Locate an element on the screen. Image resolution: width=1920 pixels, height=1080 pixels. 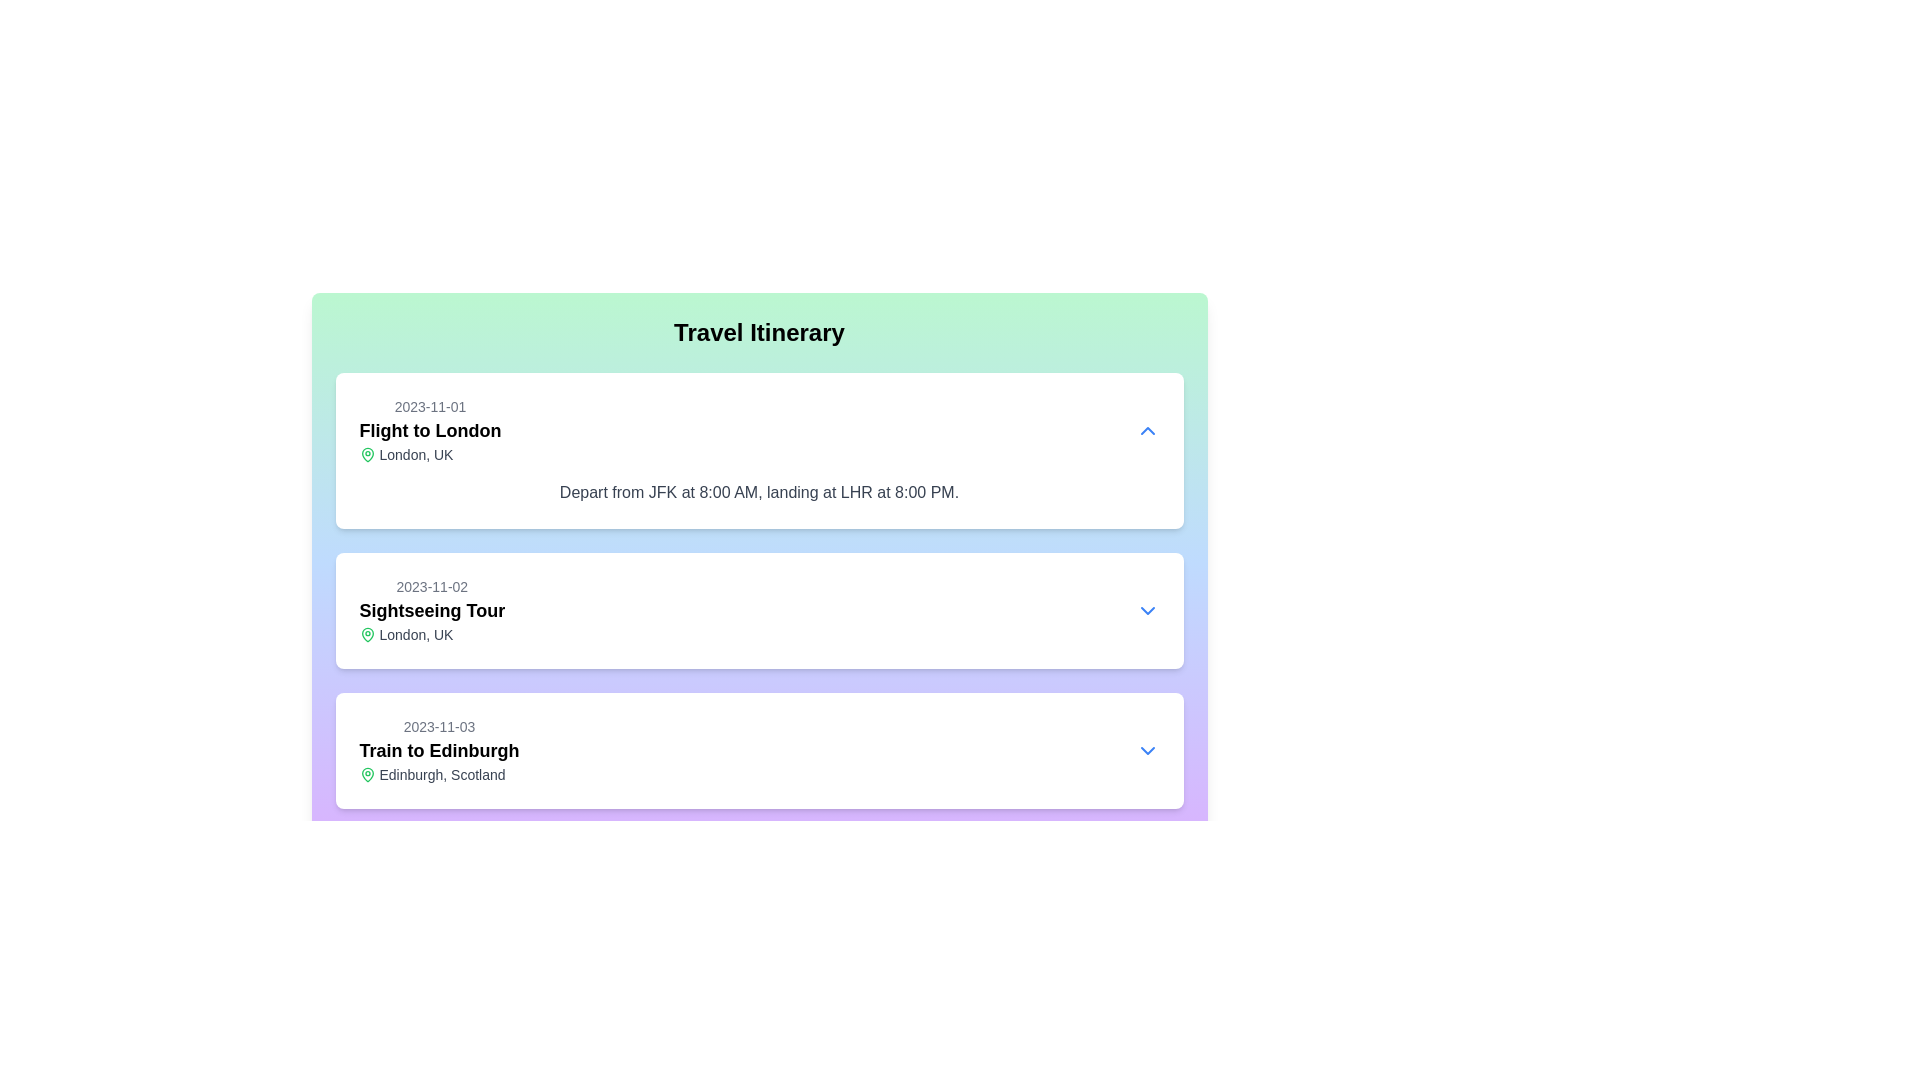
the second list item is located at coordinates (758, 589).